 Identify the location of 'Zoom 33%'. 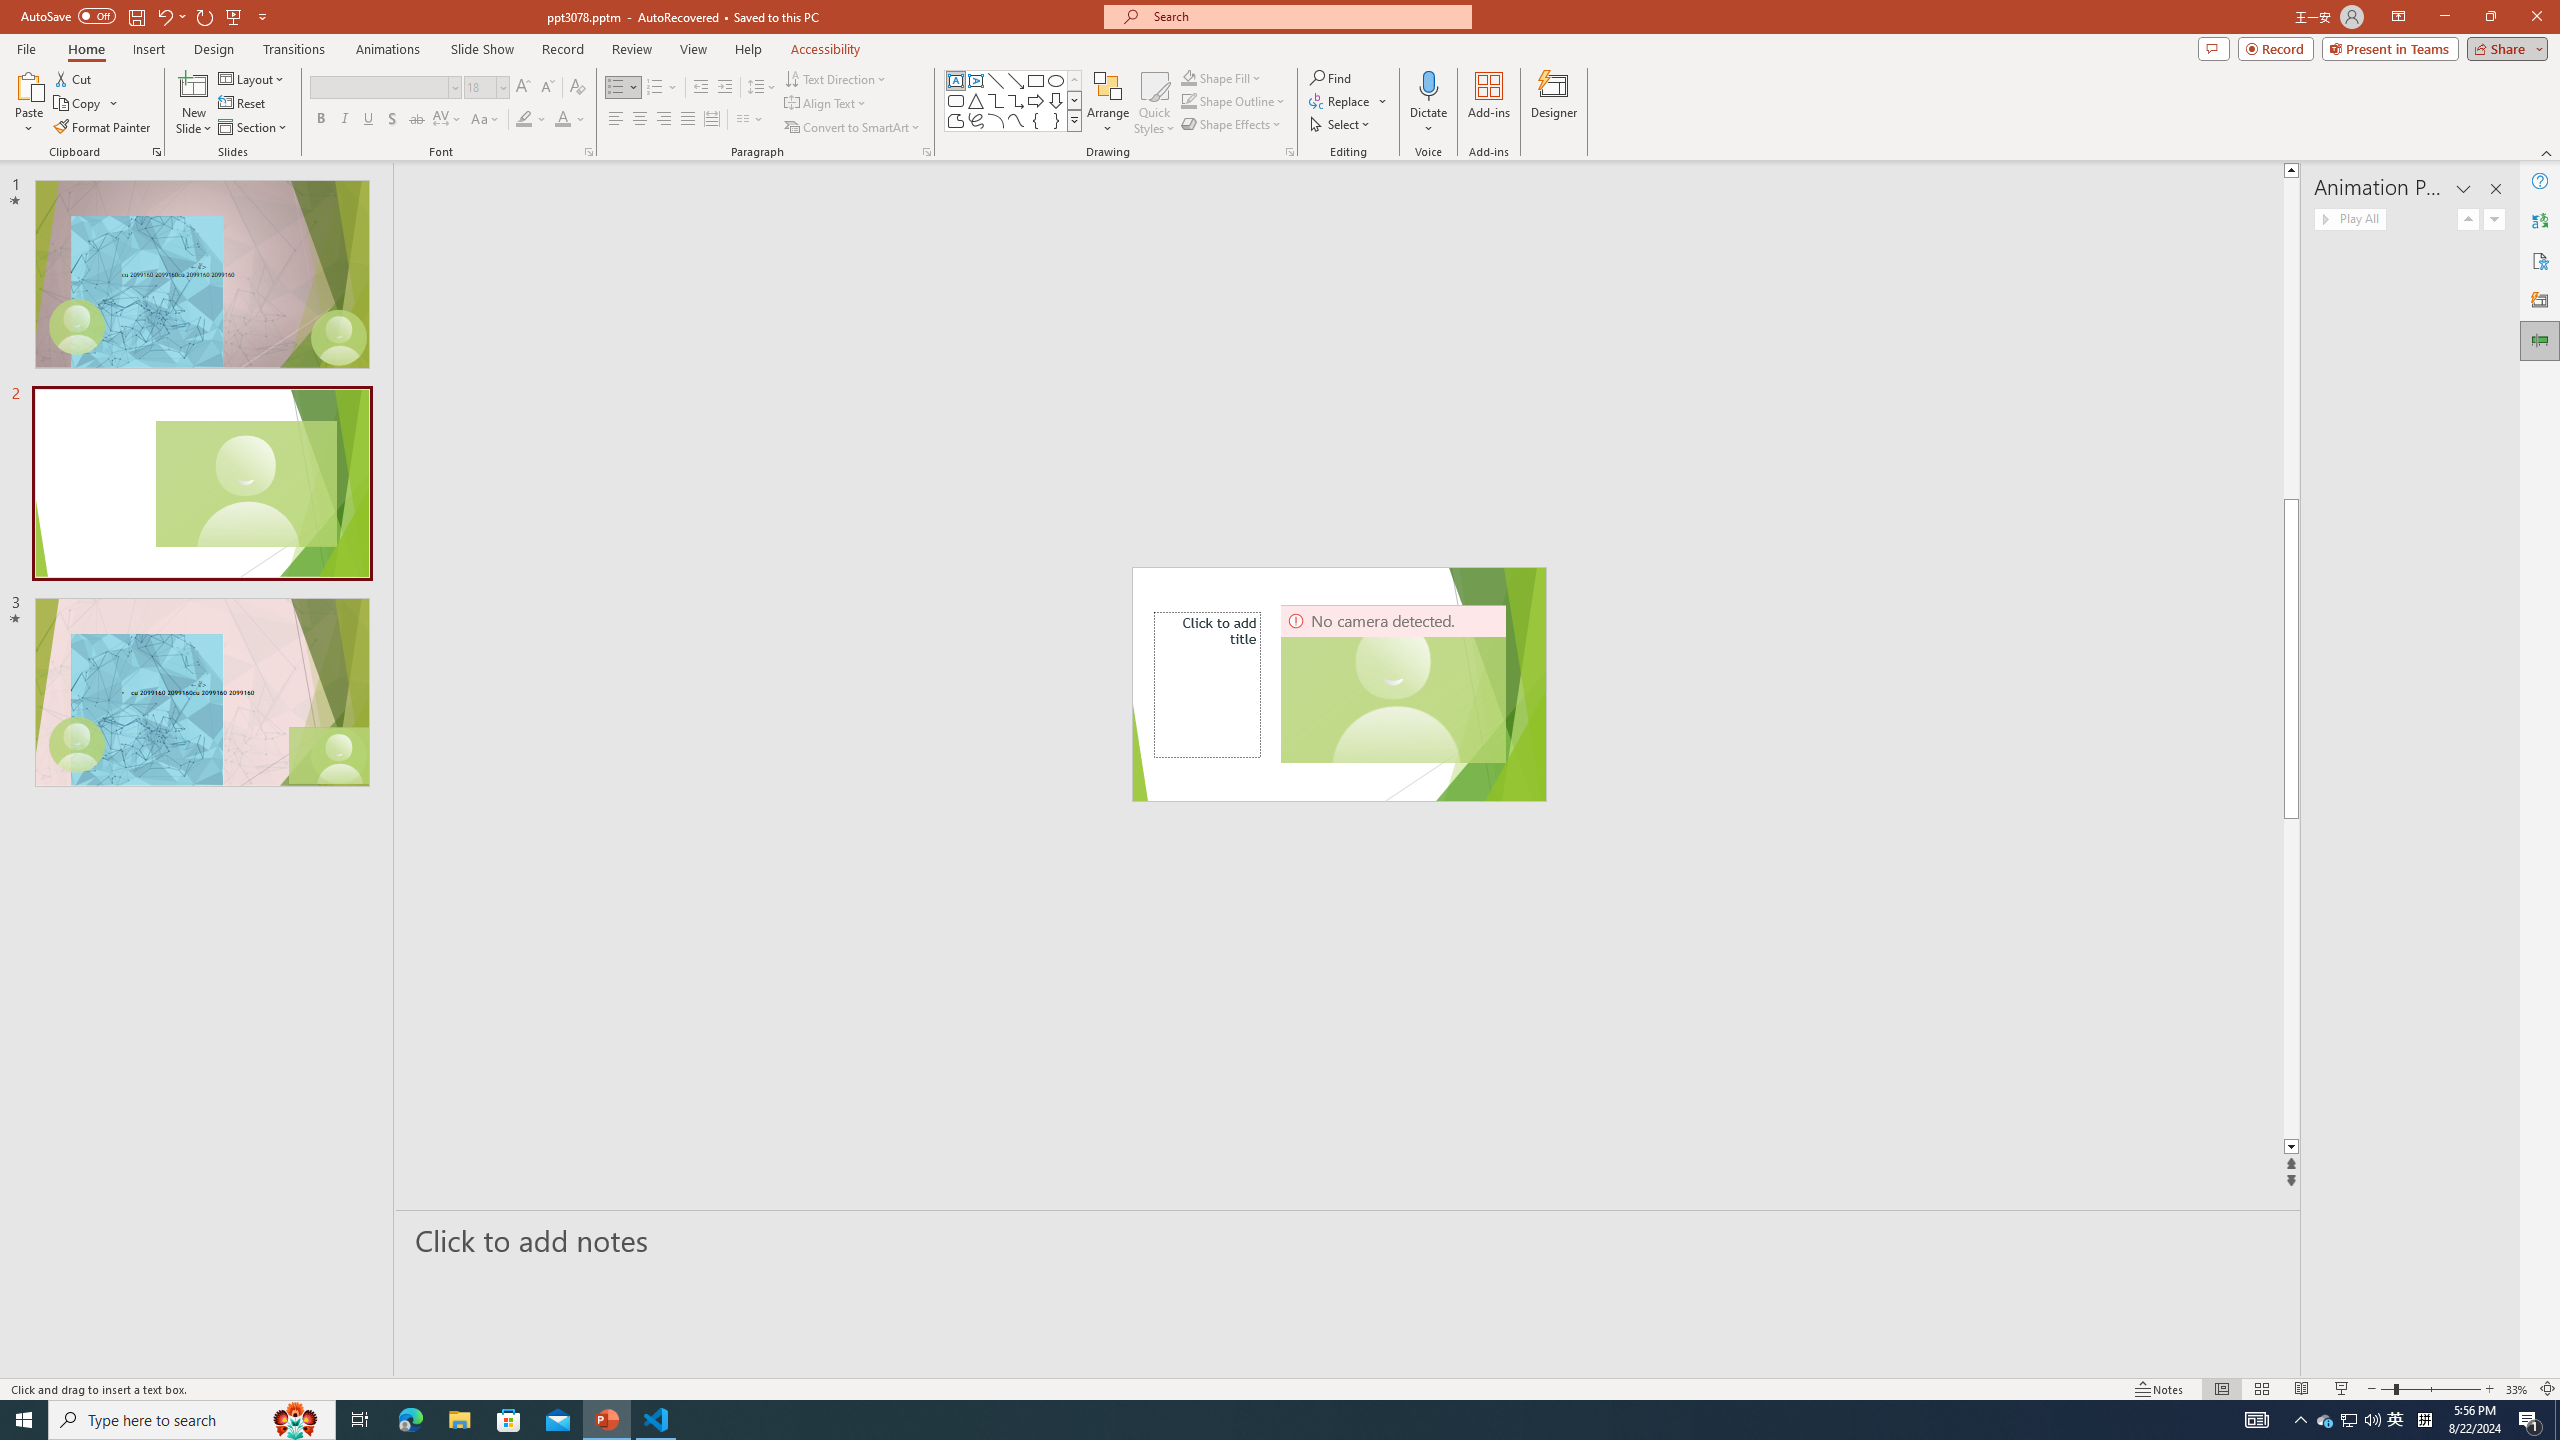
(2516, 1389).